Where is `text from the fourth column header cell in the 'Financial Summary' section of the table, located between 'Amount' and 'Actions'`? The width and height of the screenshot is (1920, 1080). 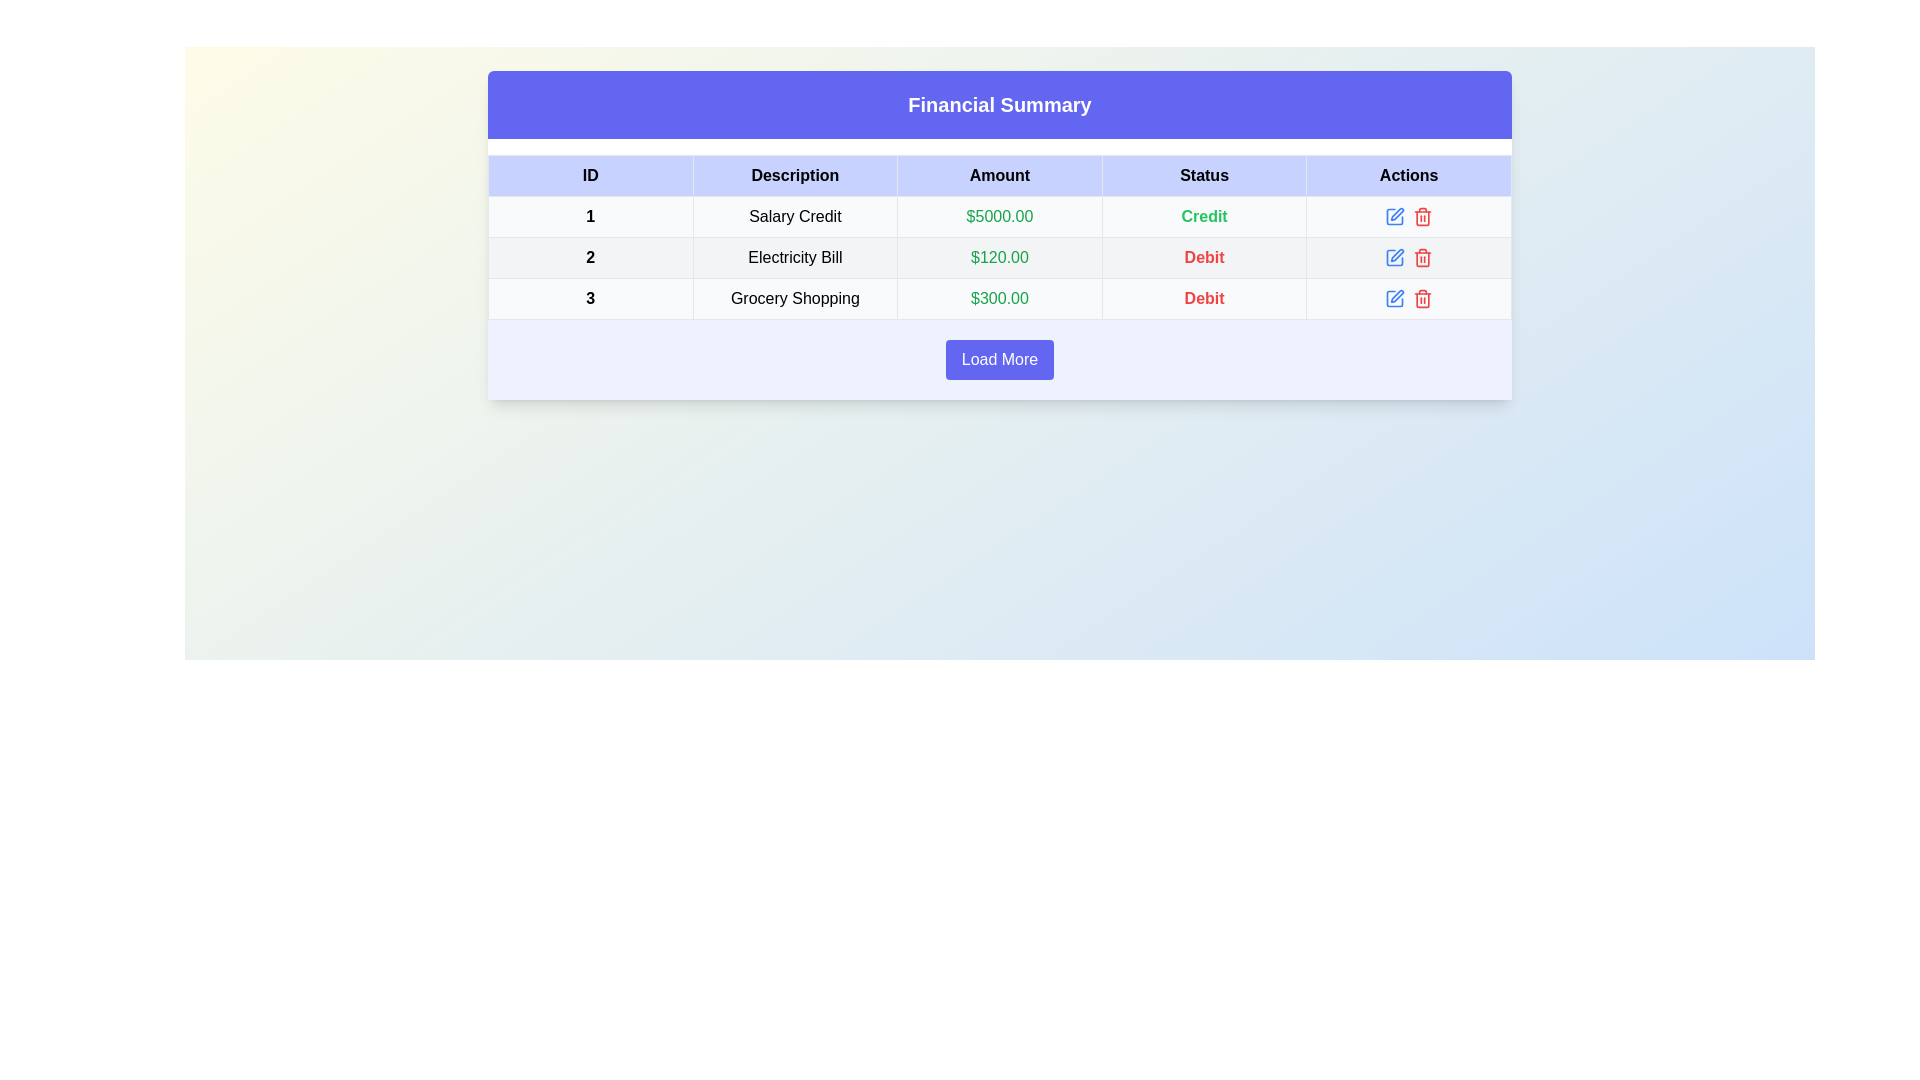
text from the fourth column header cell in the 'Financial Summary' section of the table, located between 'Amount' and 'Actions' is located at coordinates (1203, 175).